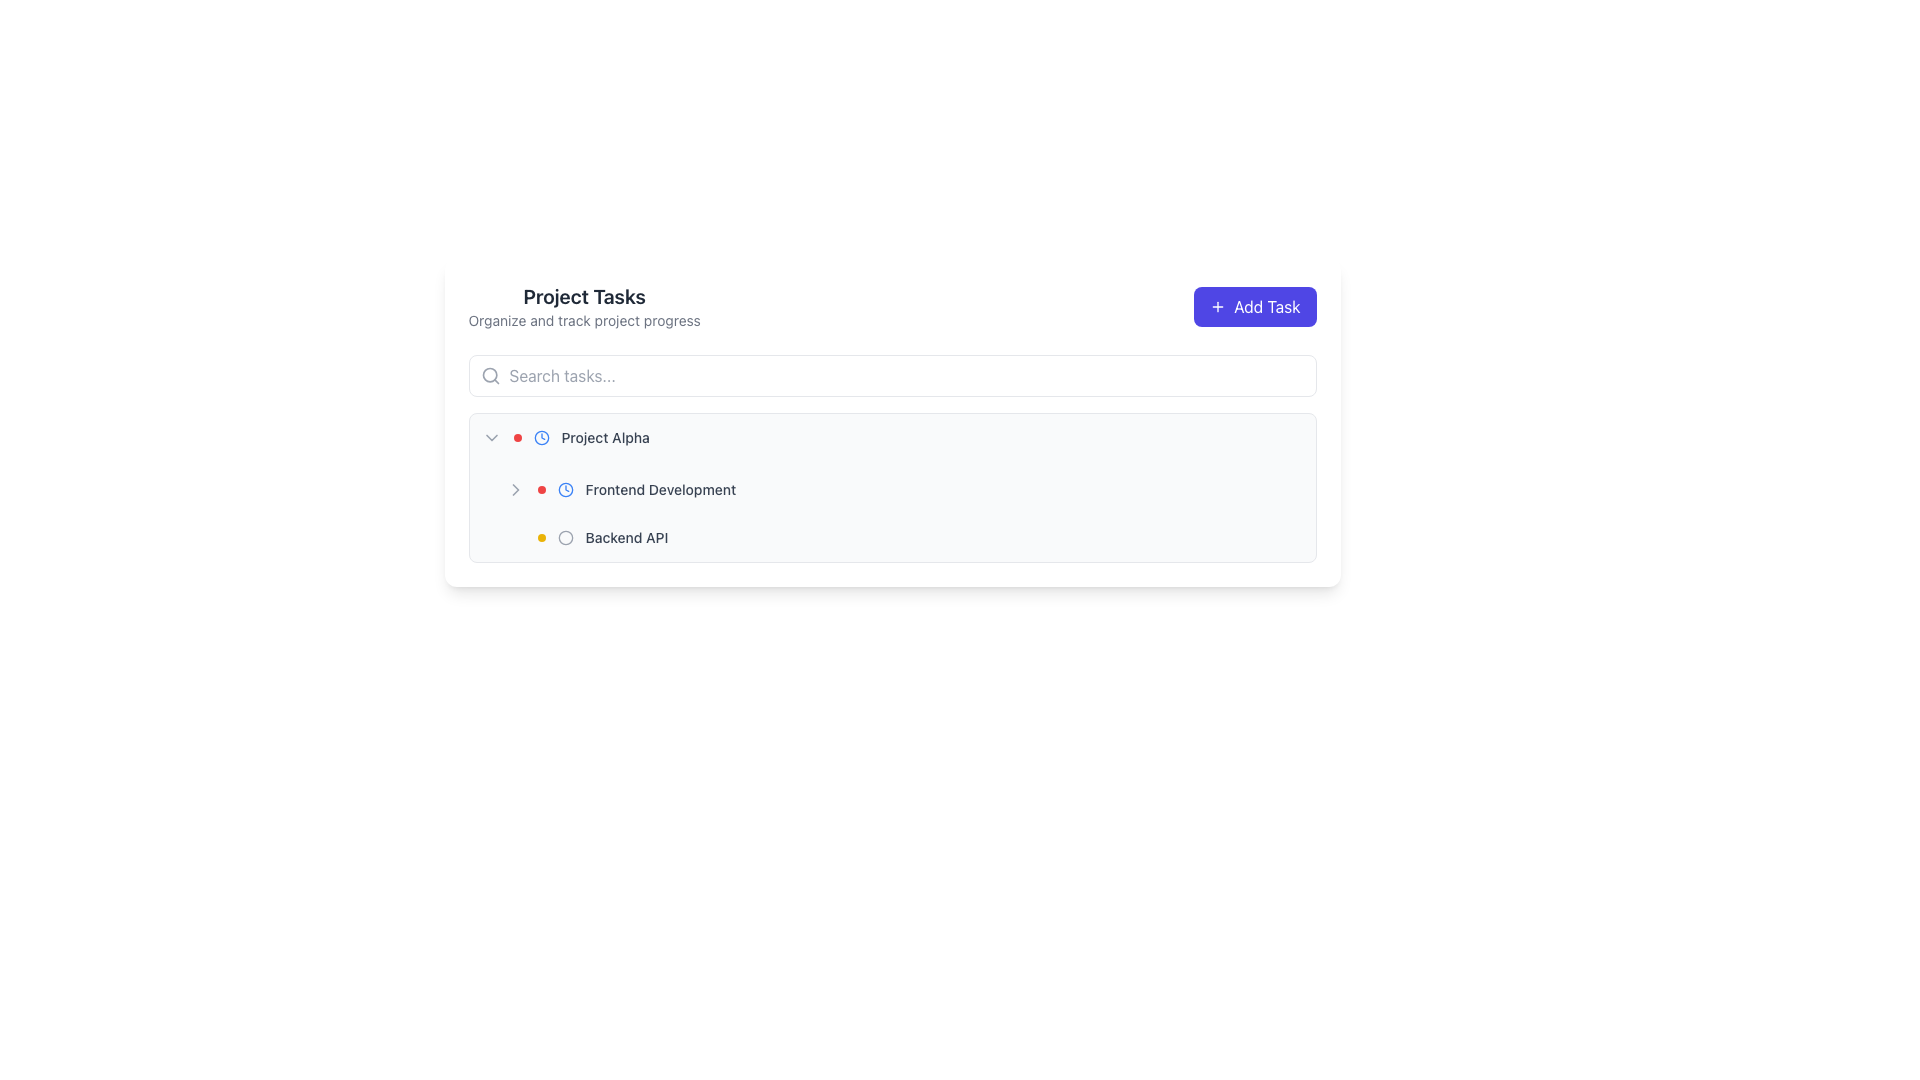 Image resolution: width=1920 pixels, height=1080 pixels. What do you see at coordinates (564, 489) in the screenshot?
I see `the clock icon indicating a time-related feature next to the 'Frontend Development' text` at bounding box center [564, 489].